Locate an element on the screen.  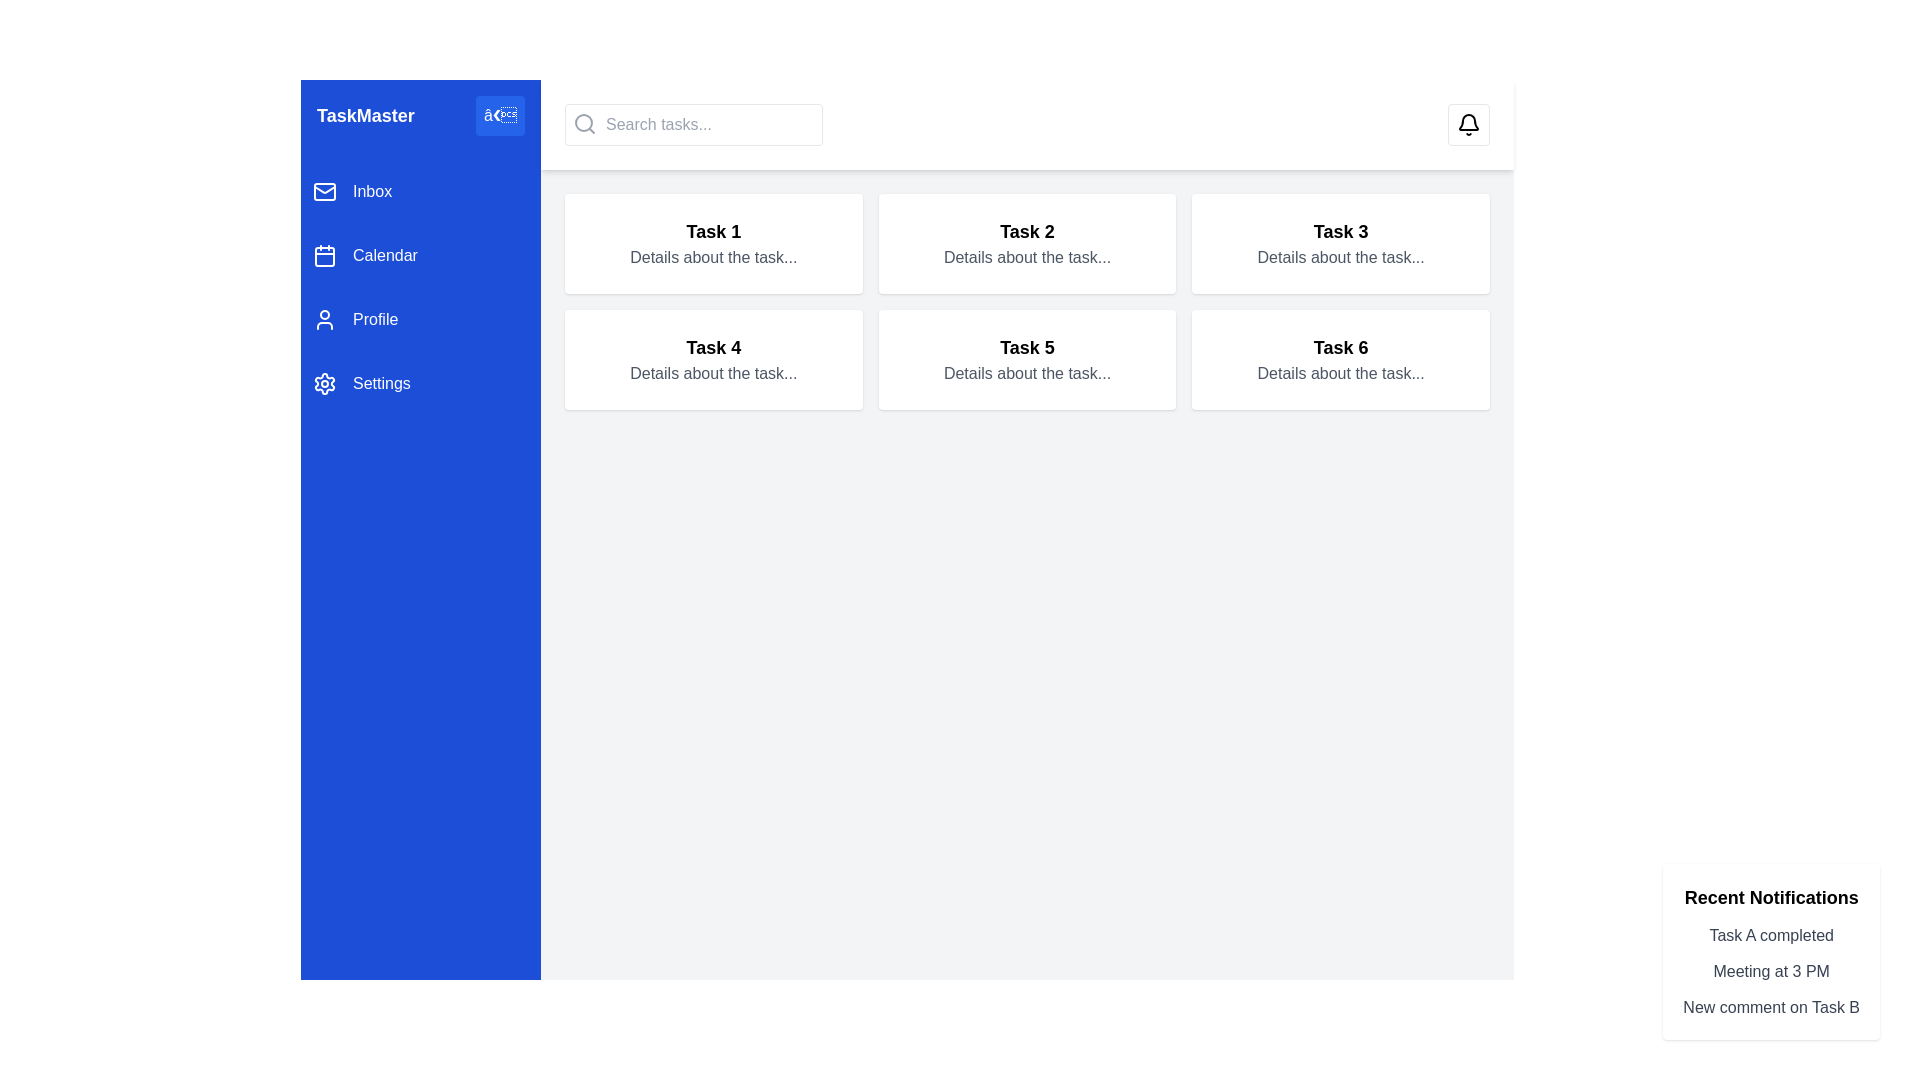
the SVG circle component that resembles a magnifying glass's lens, which is part of the search icon positioned at the top center of the interface, to the left of the search input field is located at coordinates (583, 123).